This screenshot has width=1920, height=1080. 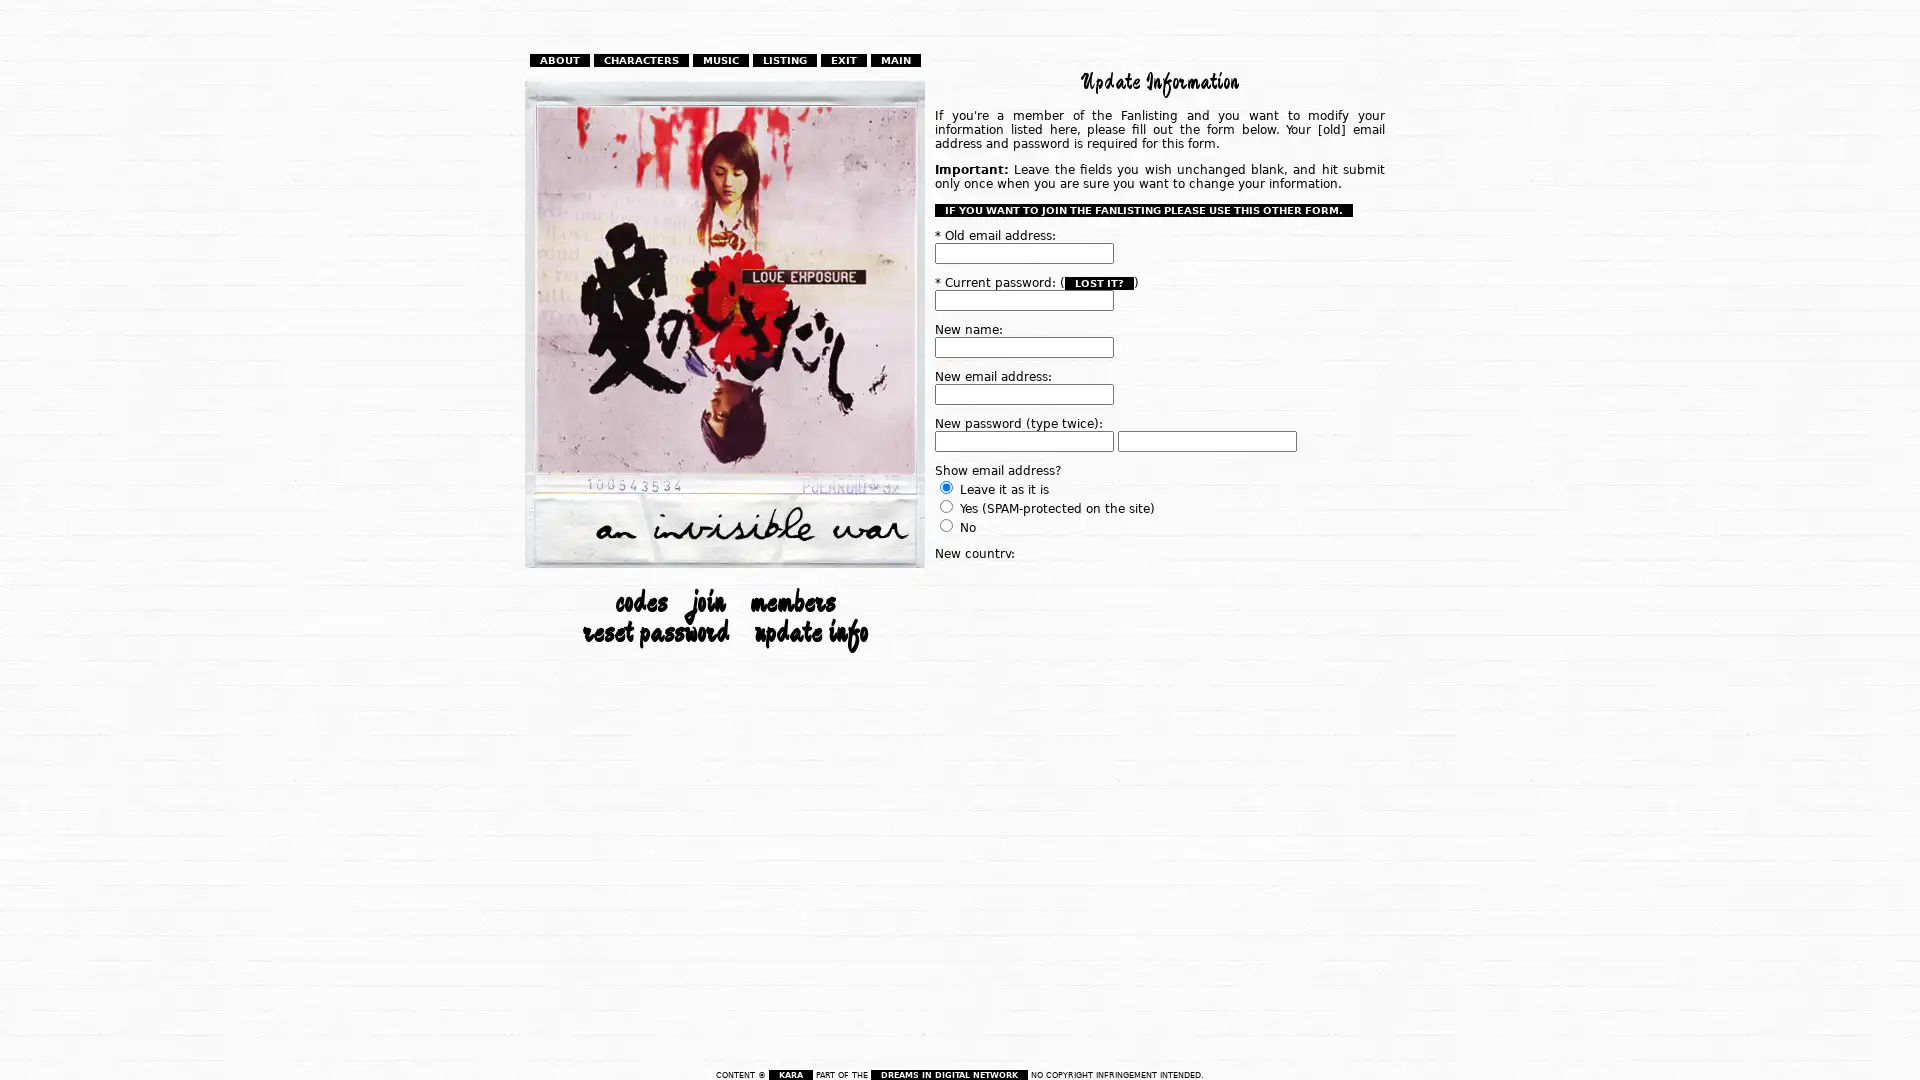 What do you see at coordinates (1017, 668) in the screenshot?
I see `Modify my information` at bounding box center [1017, 668].